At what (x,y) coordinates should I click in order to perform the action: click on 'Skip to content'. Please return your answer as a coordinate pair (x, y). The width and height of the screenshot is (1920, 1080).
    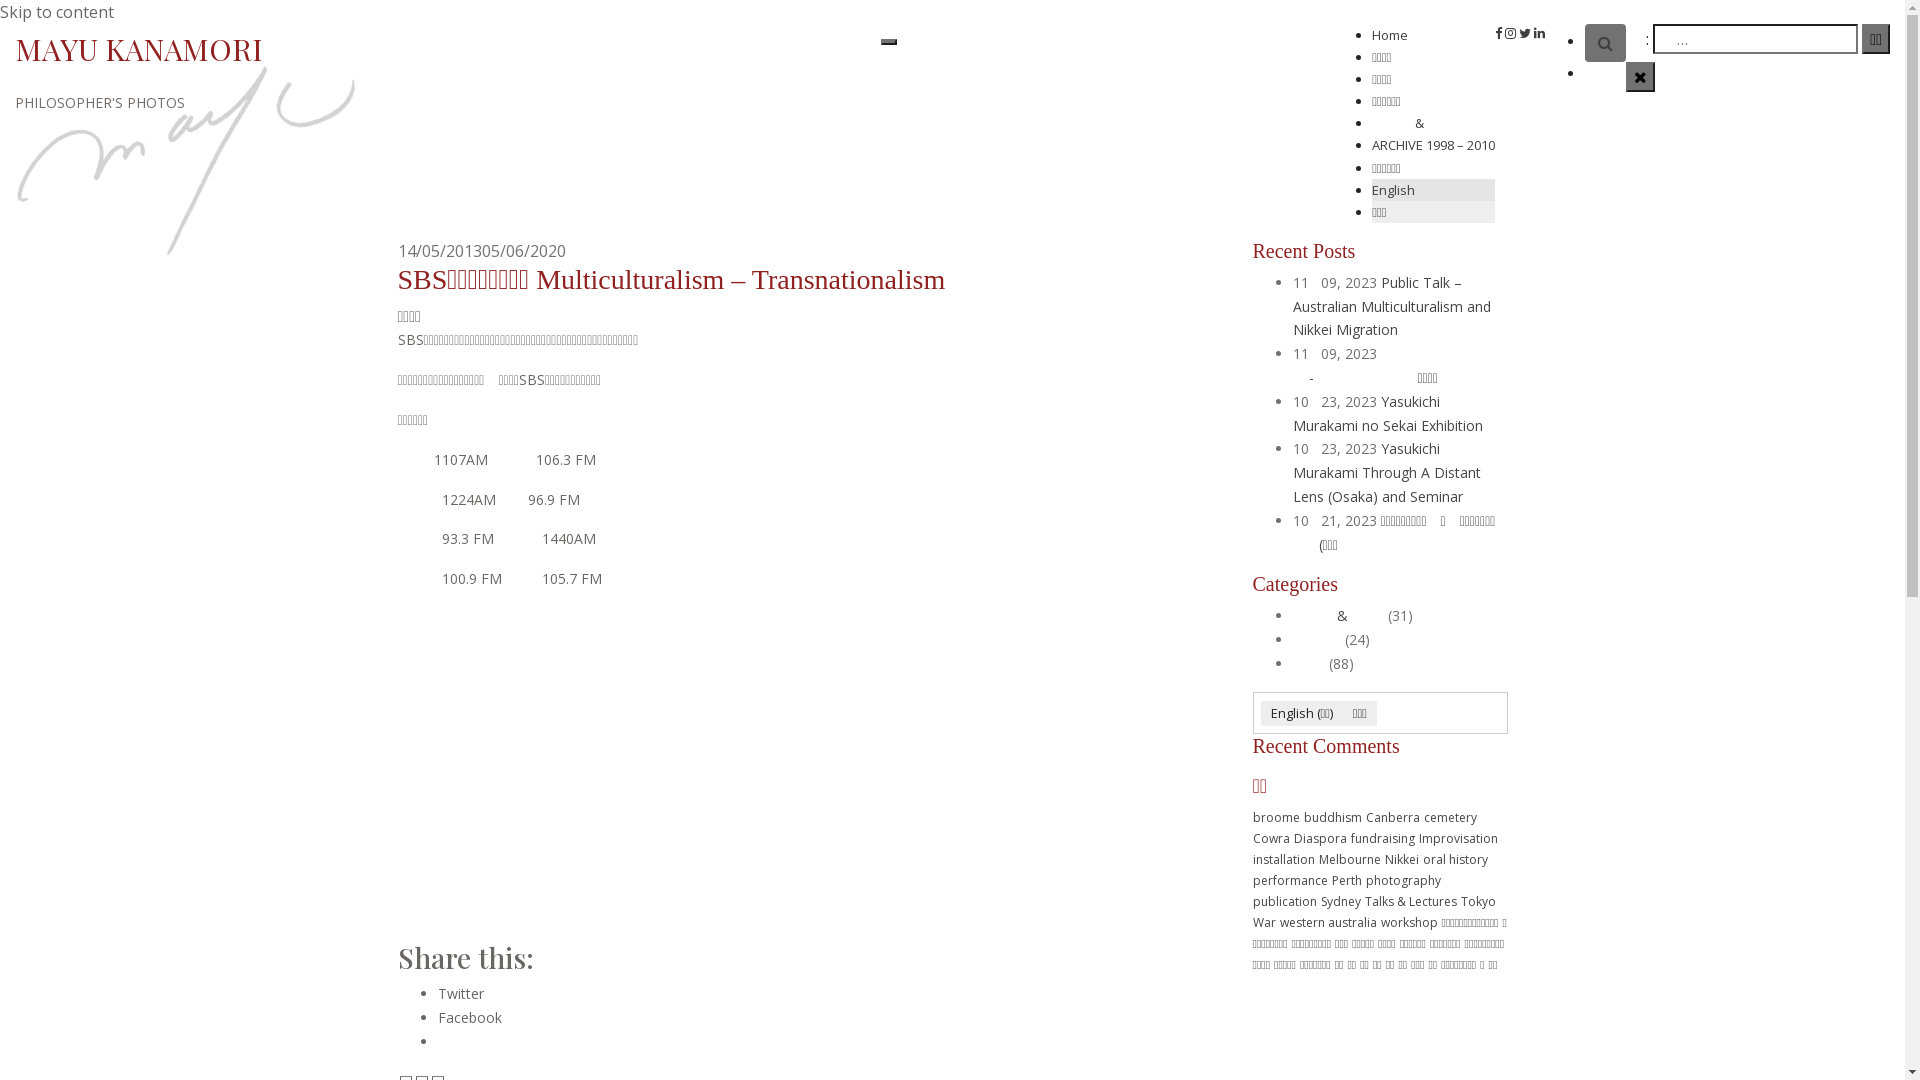
    Looking at the image, I should click on (57, 11).